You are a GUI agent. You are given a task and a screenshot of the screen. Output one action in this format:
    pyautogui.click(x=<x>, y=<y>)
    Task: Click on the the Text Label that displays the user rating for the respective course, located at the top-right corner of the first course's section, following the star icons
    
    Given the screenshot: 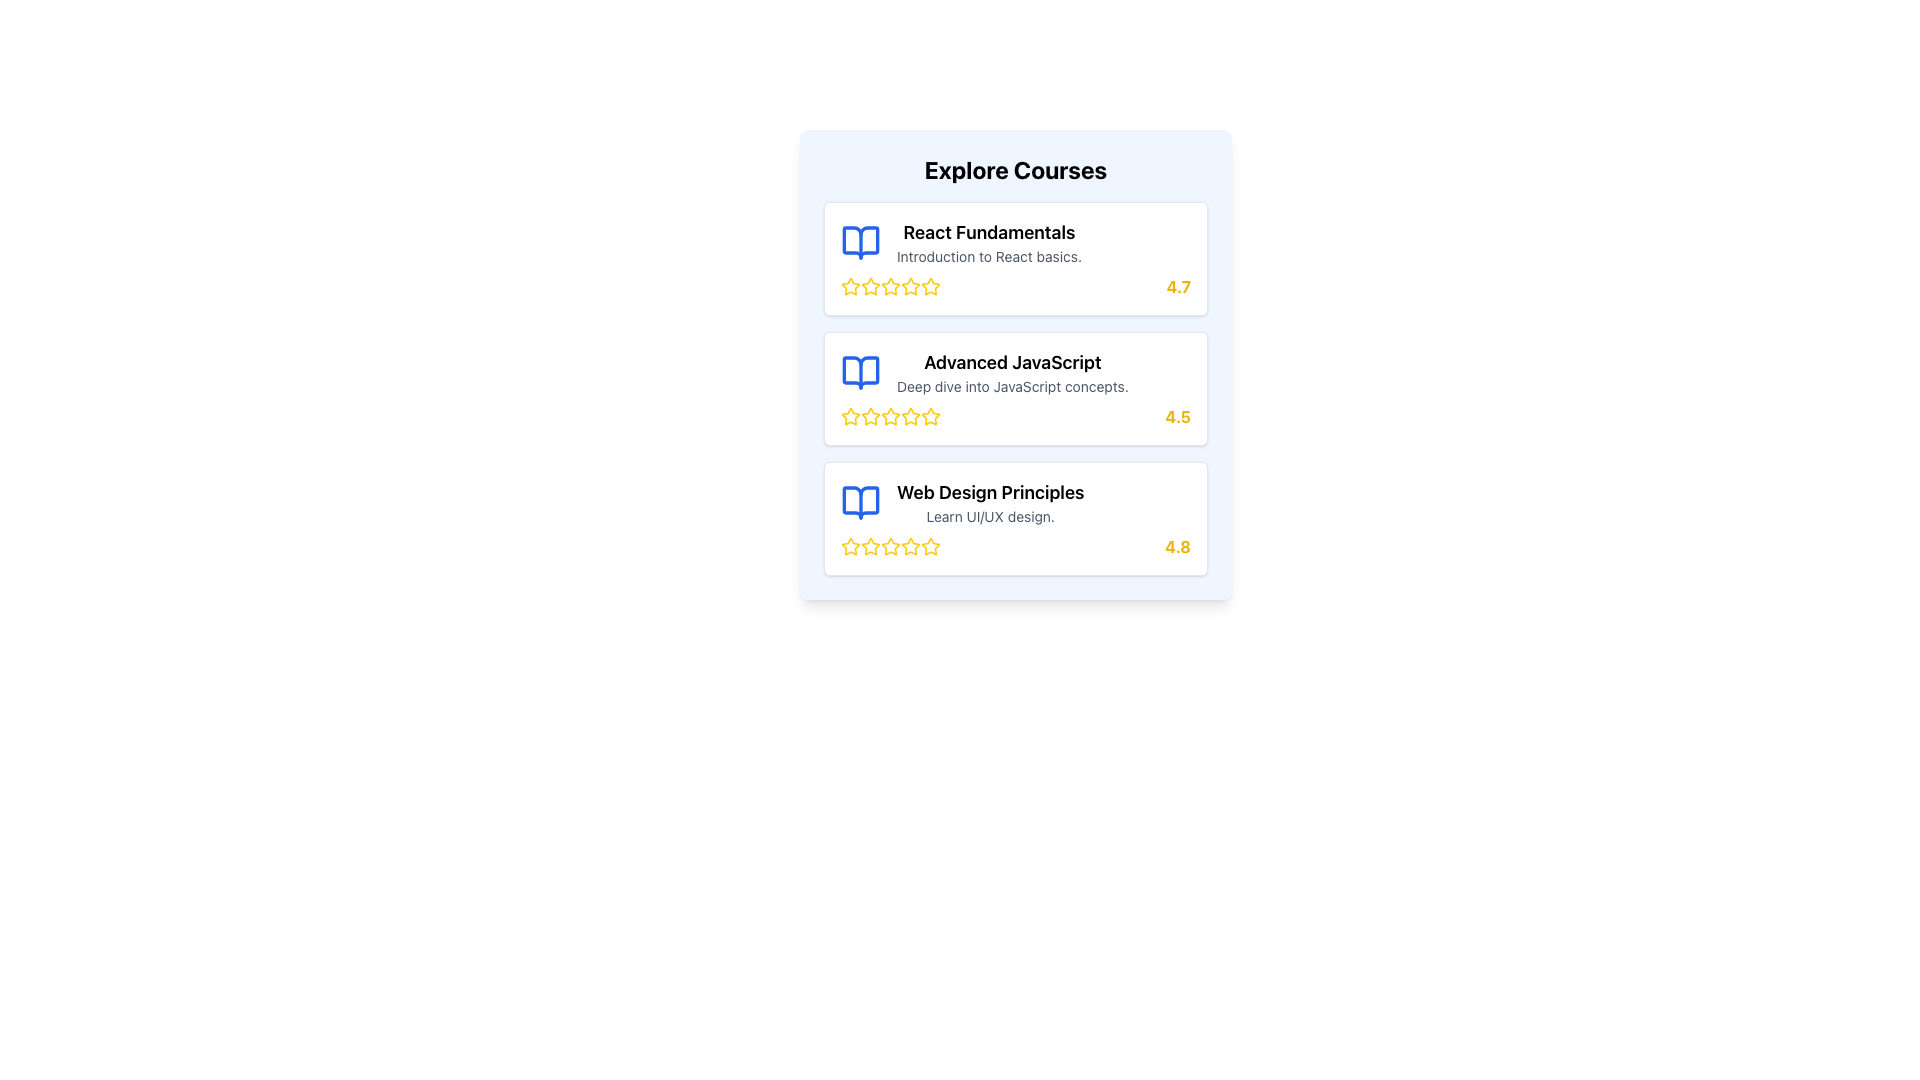 What is the action you would take?
    pyautogui.click(x=1178, y=286)
    